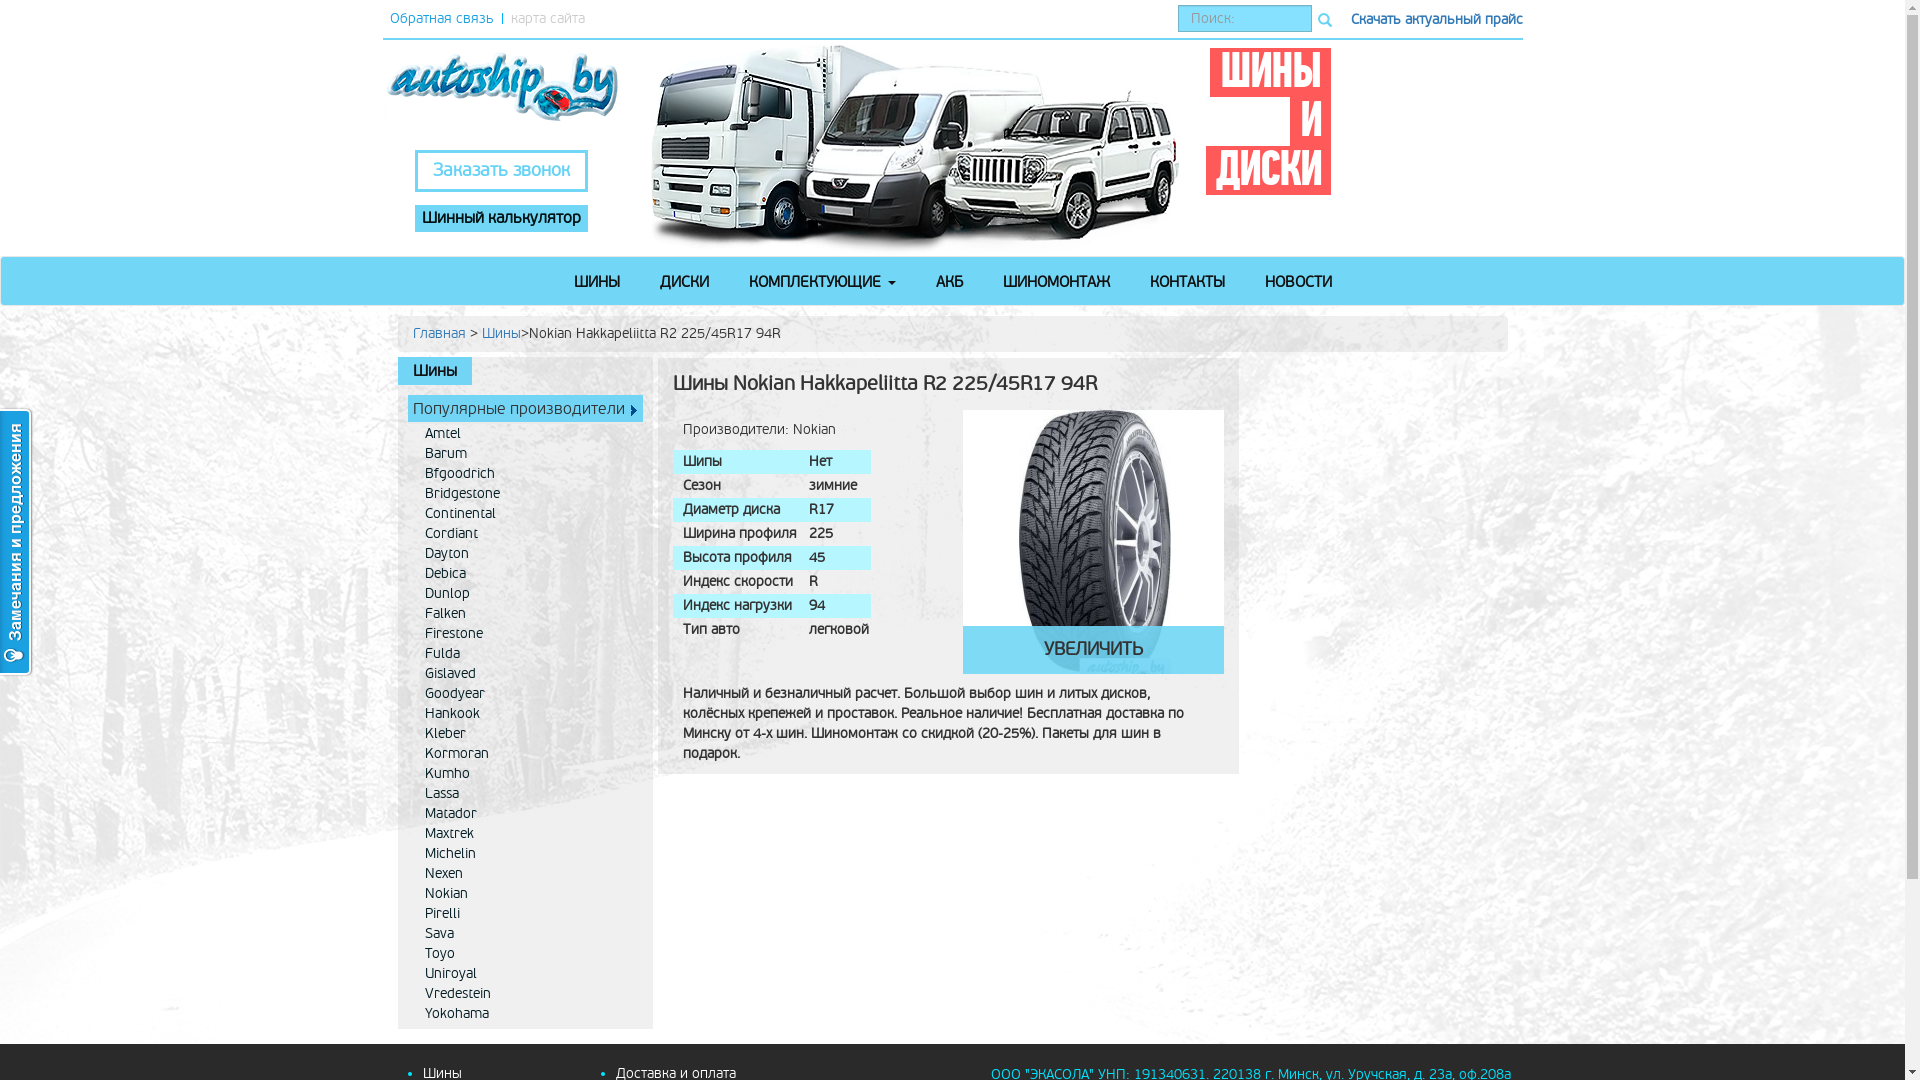 This screenshot has width=1920, height=1080. Describe the element at coordinates (528, 433) in the screenshot. I see `'Amtel'` at that location.